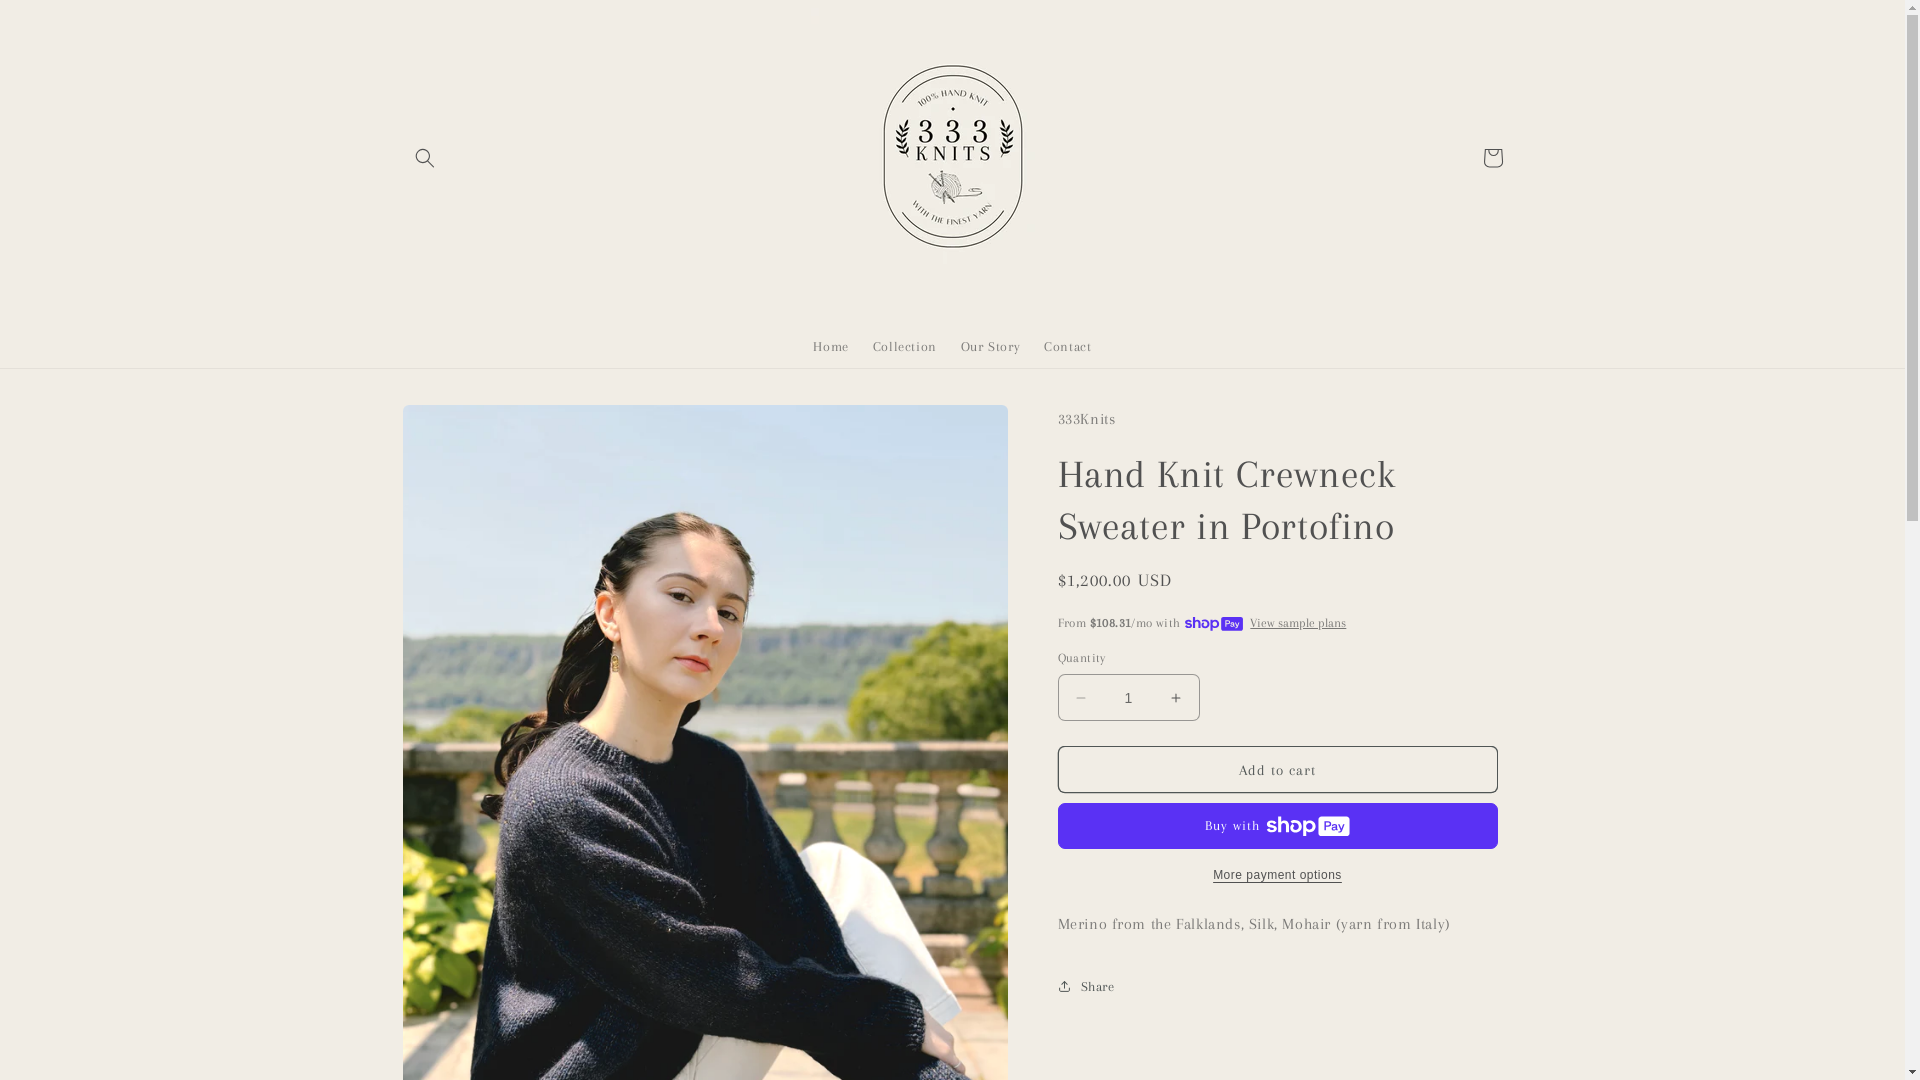 The height and width of the screenshot is (1080, 1920). Describe the element at coordinates (904, 346) in the screenshot. I see `'Collection'` at that location.